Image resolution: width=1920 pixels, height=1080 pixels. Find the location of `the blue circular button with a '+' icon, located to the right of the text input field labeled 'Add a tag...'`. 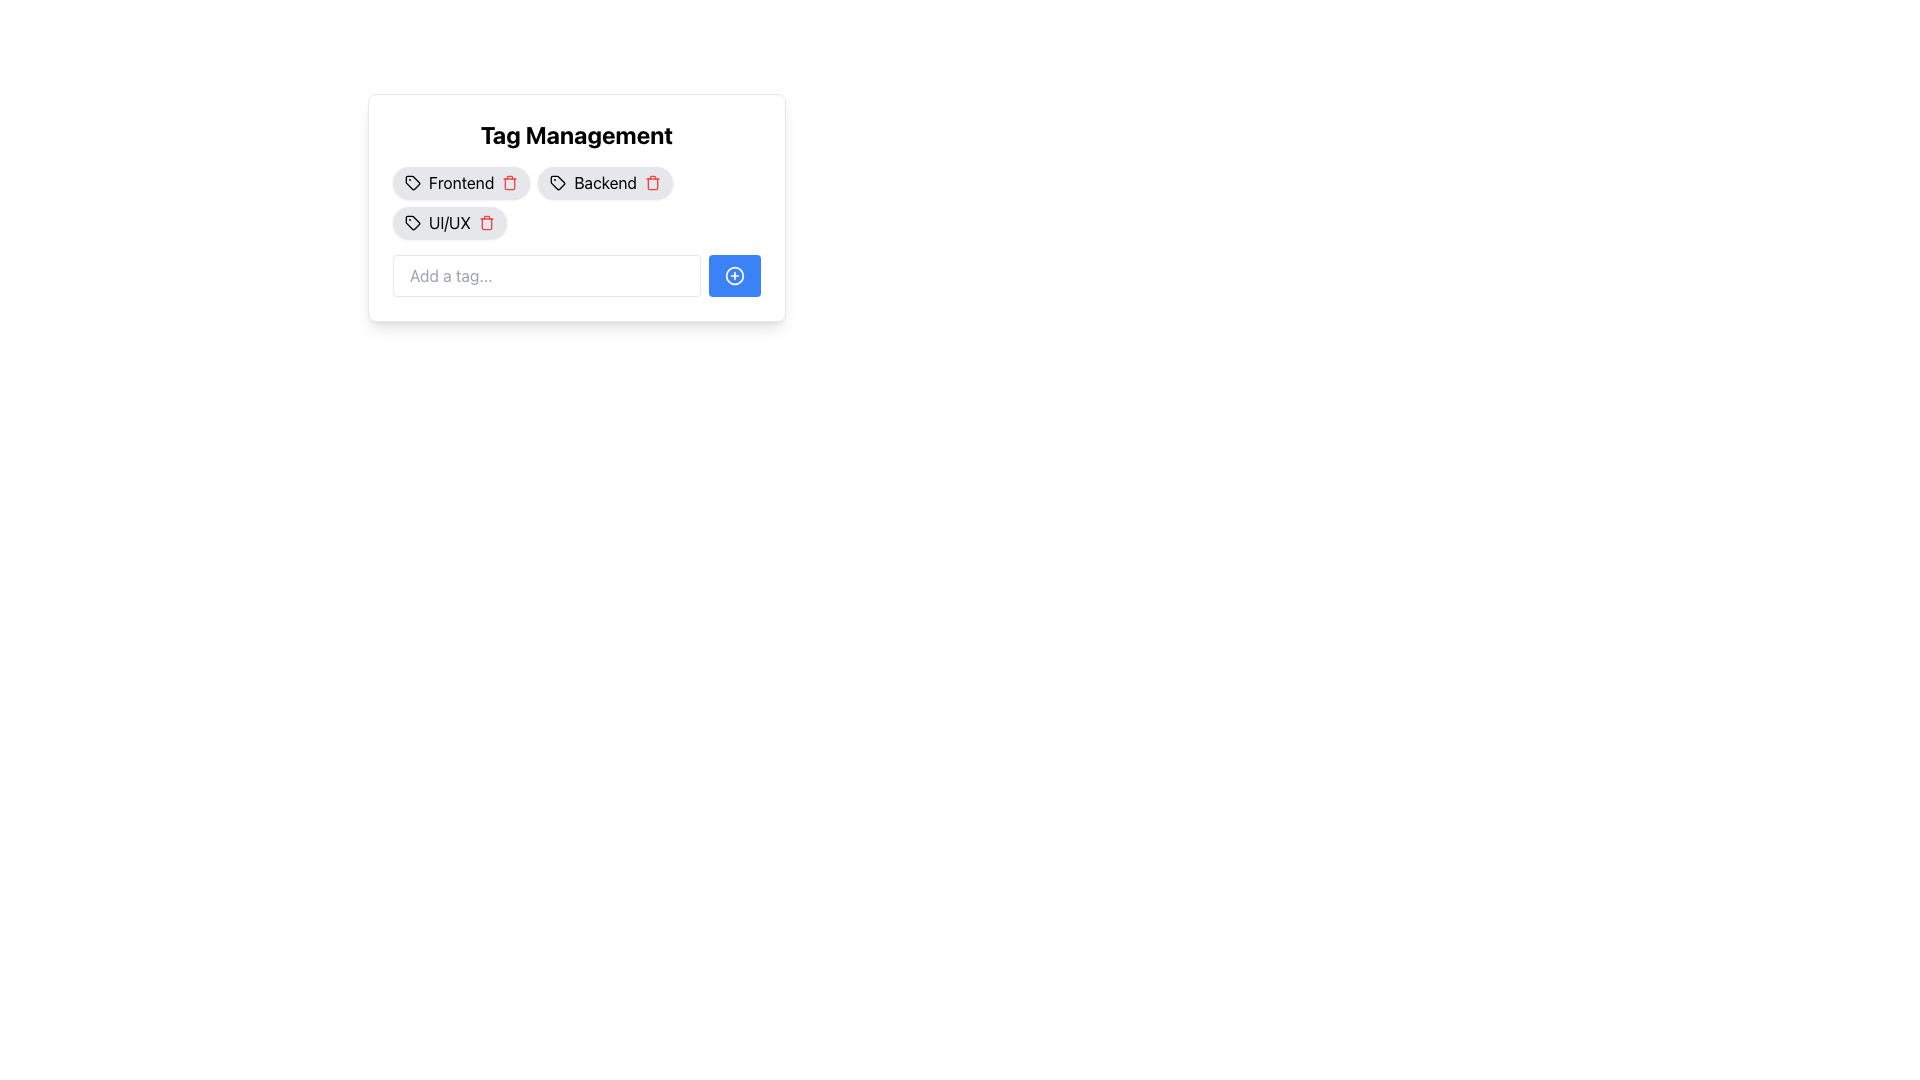

the blue circular button with a '+' icon, located to the right of the text input field labeled 'Add a tag...' is located at coordinates (733, 276).